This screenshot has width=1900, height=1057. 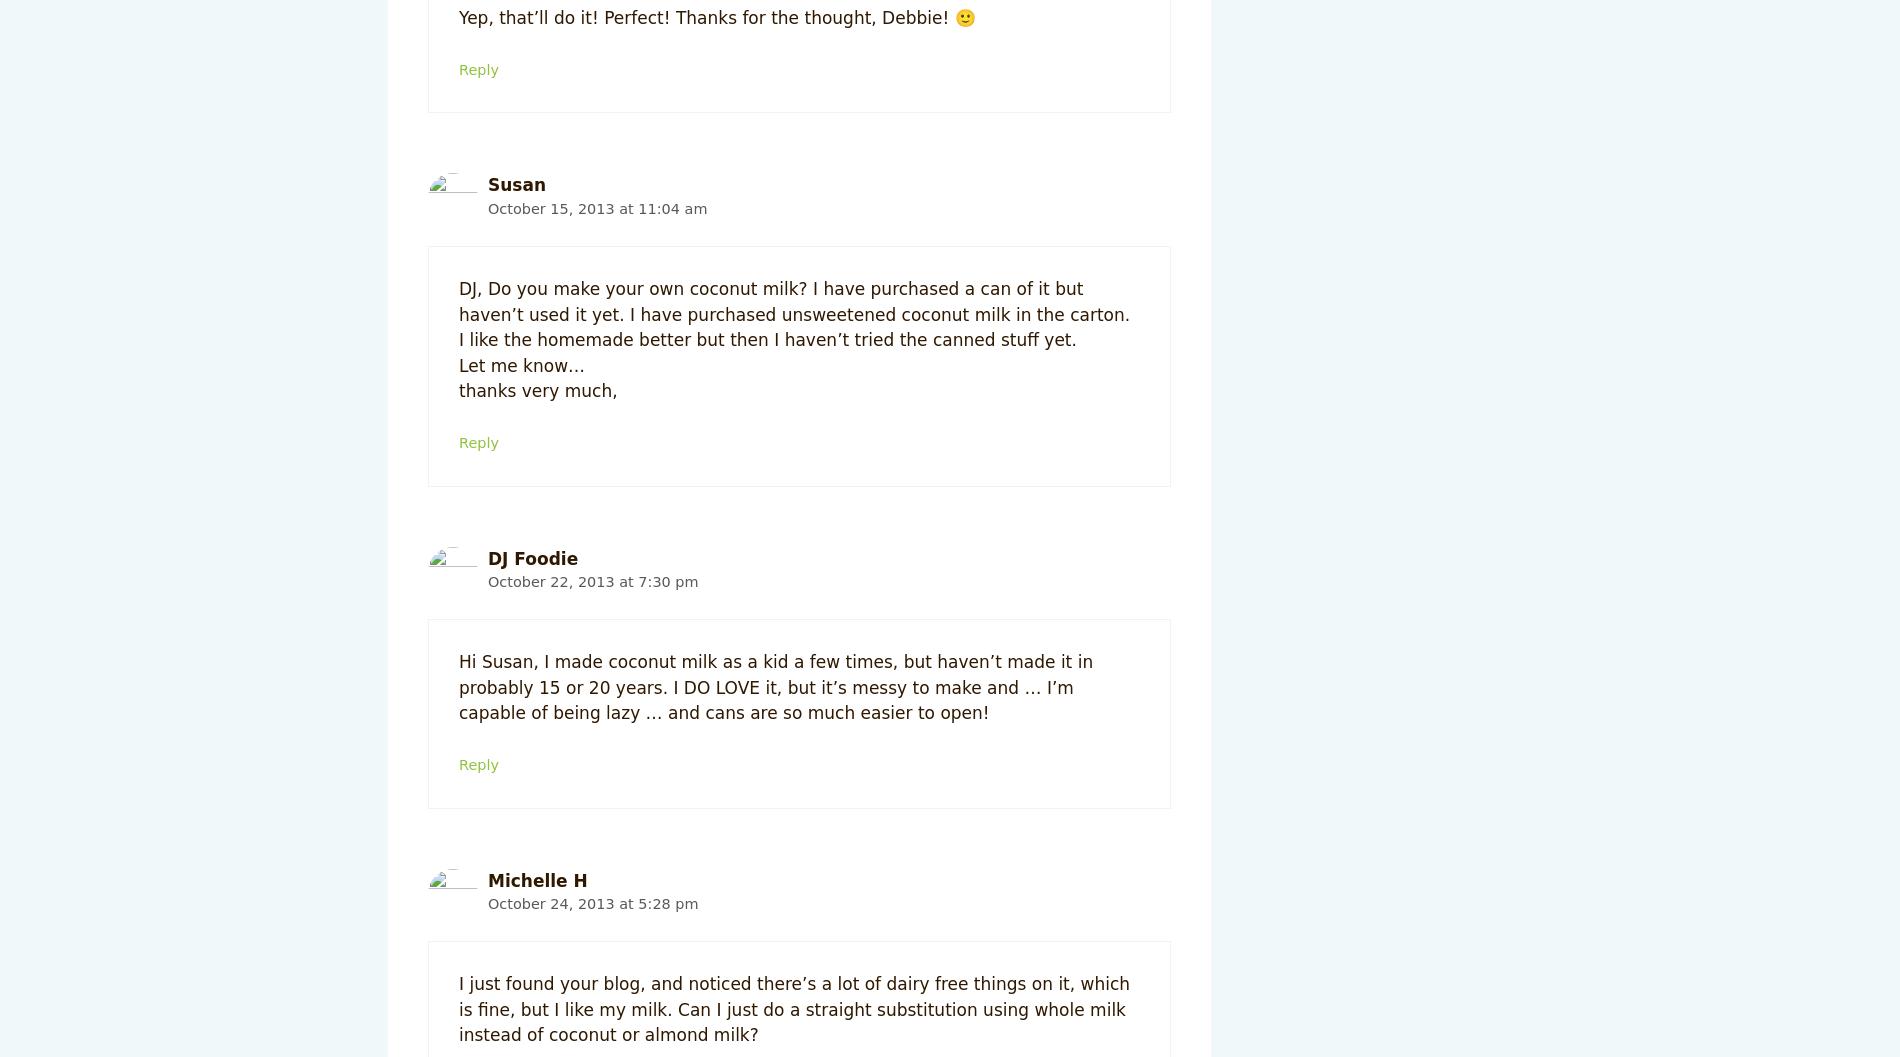 What do you see at coordinates (537, 878) in the screenshot?
I see `'Michelle H'` at bounding box center [537, 878].